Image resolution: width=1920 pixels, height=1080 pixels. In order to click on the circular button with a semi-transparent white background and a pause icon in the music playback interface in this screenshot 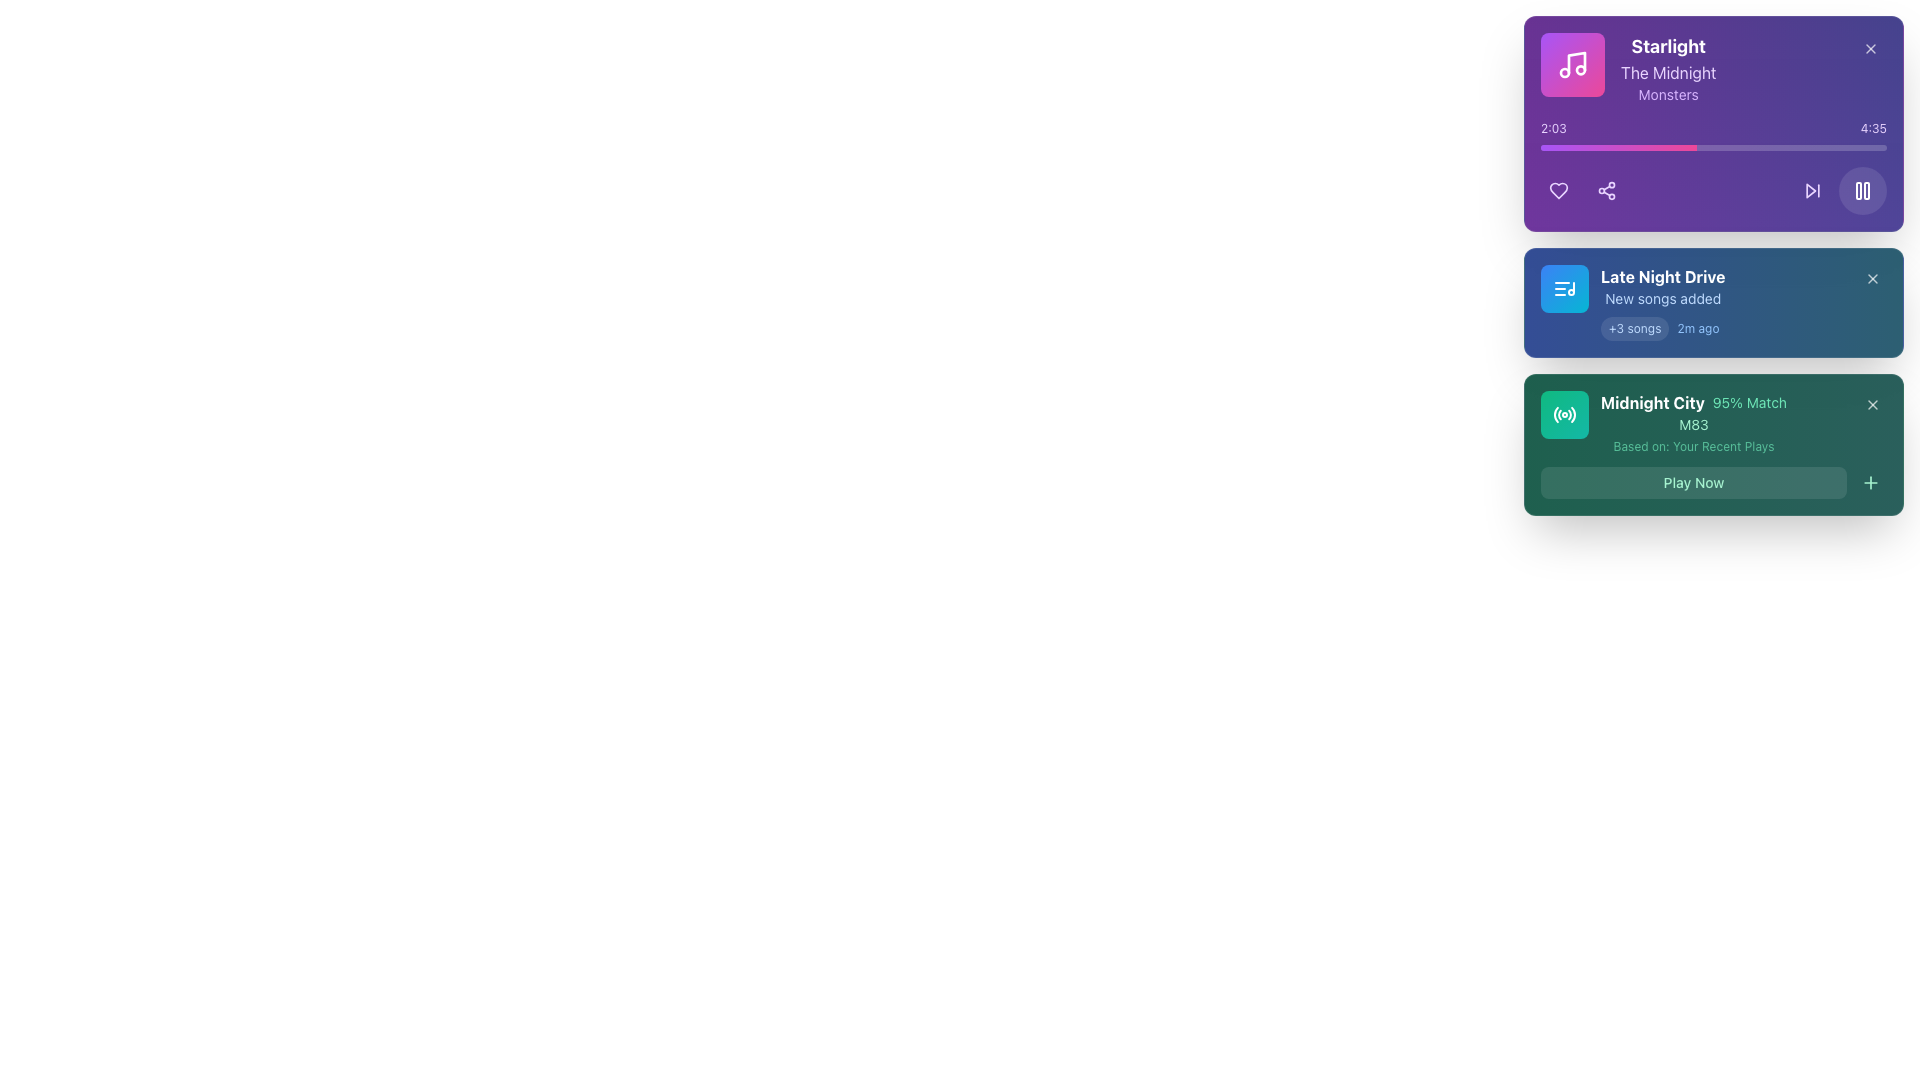, I will do `click(1861, 191)`.